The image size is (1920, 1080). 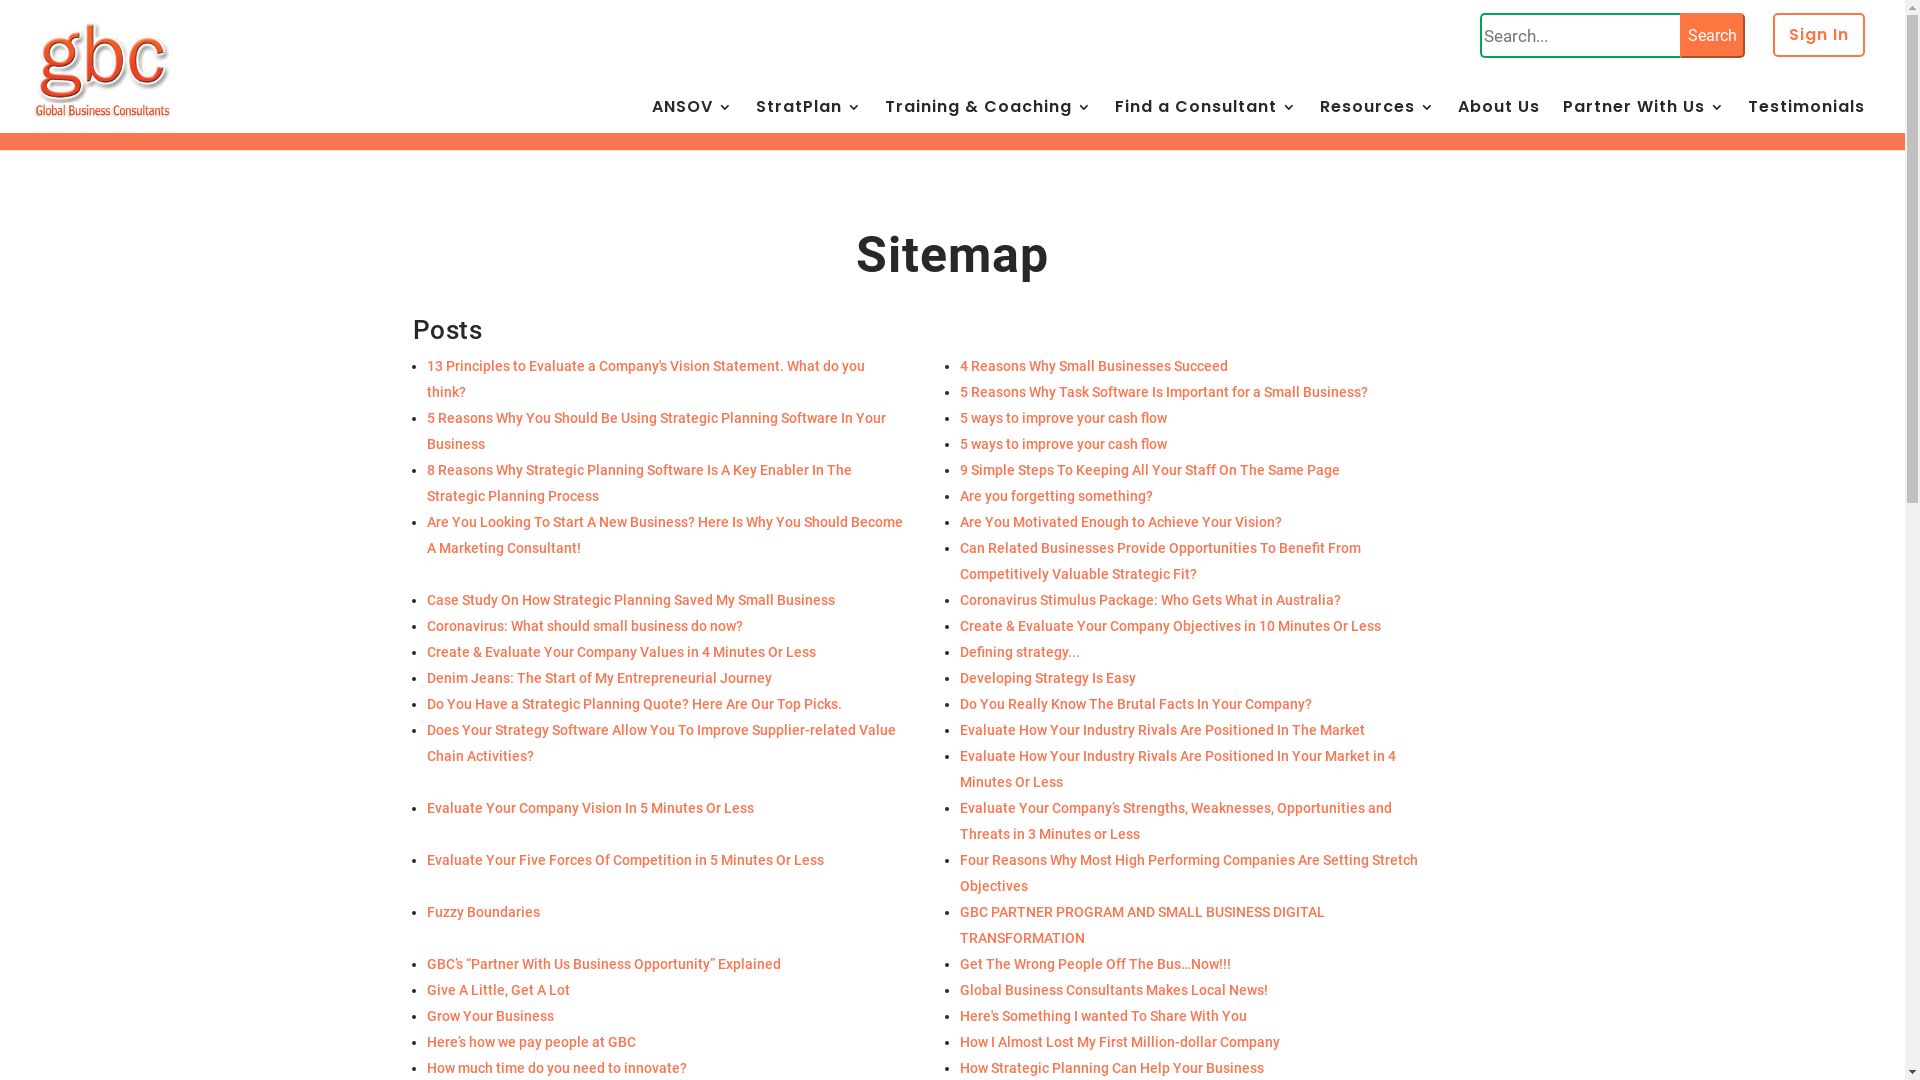 I want to click on 'Resources', so click(x=1376, y=119).